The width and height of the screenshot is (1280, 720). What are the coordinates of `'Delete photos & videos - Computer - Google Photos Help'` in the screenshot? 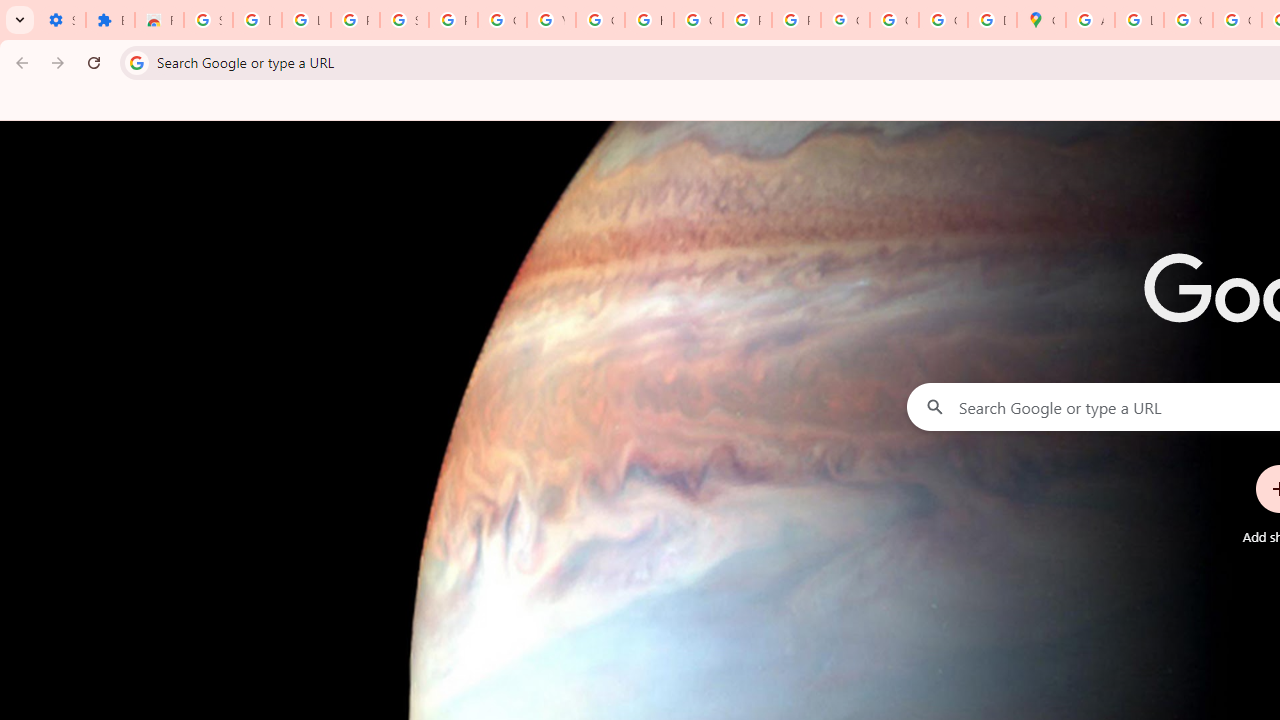 It's located at (256, 20).